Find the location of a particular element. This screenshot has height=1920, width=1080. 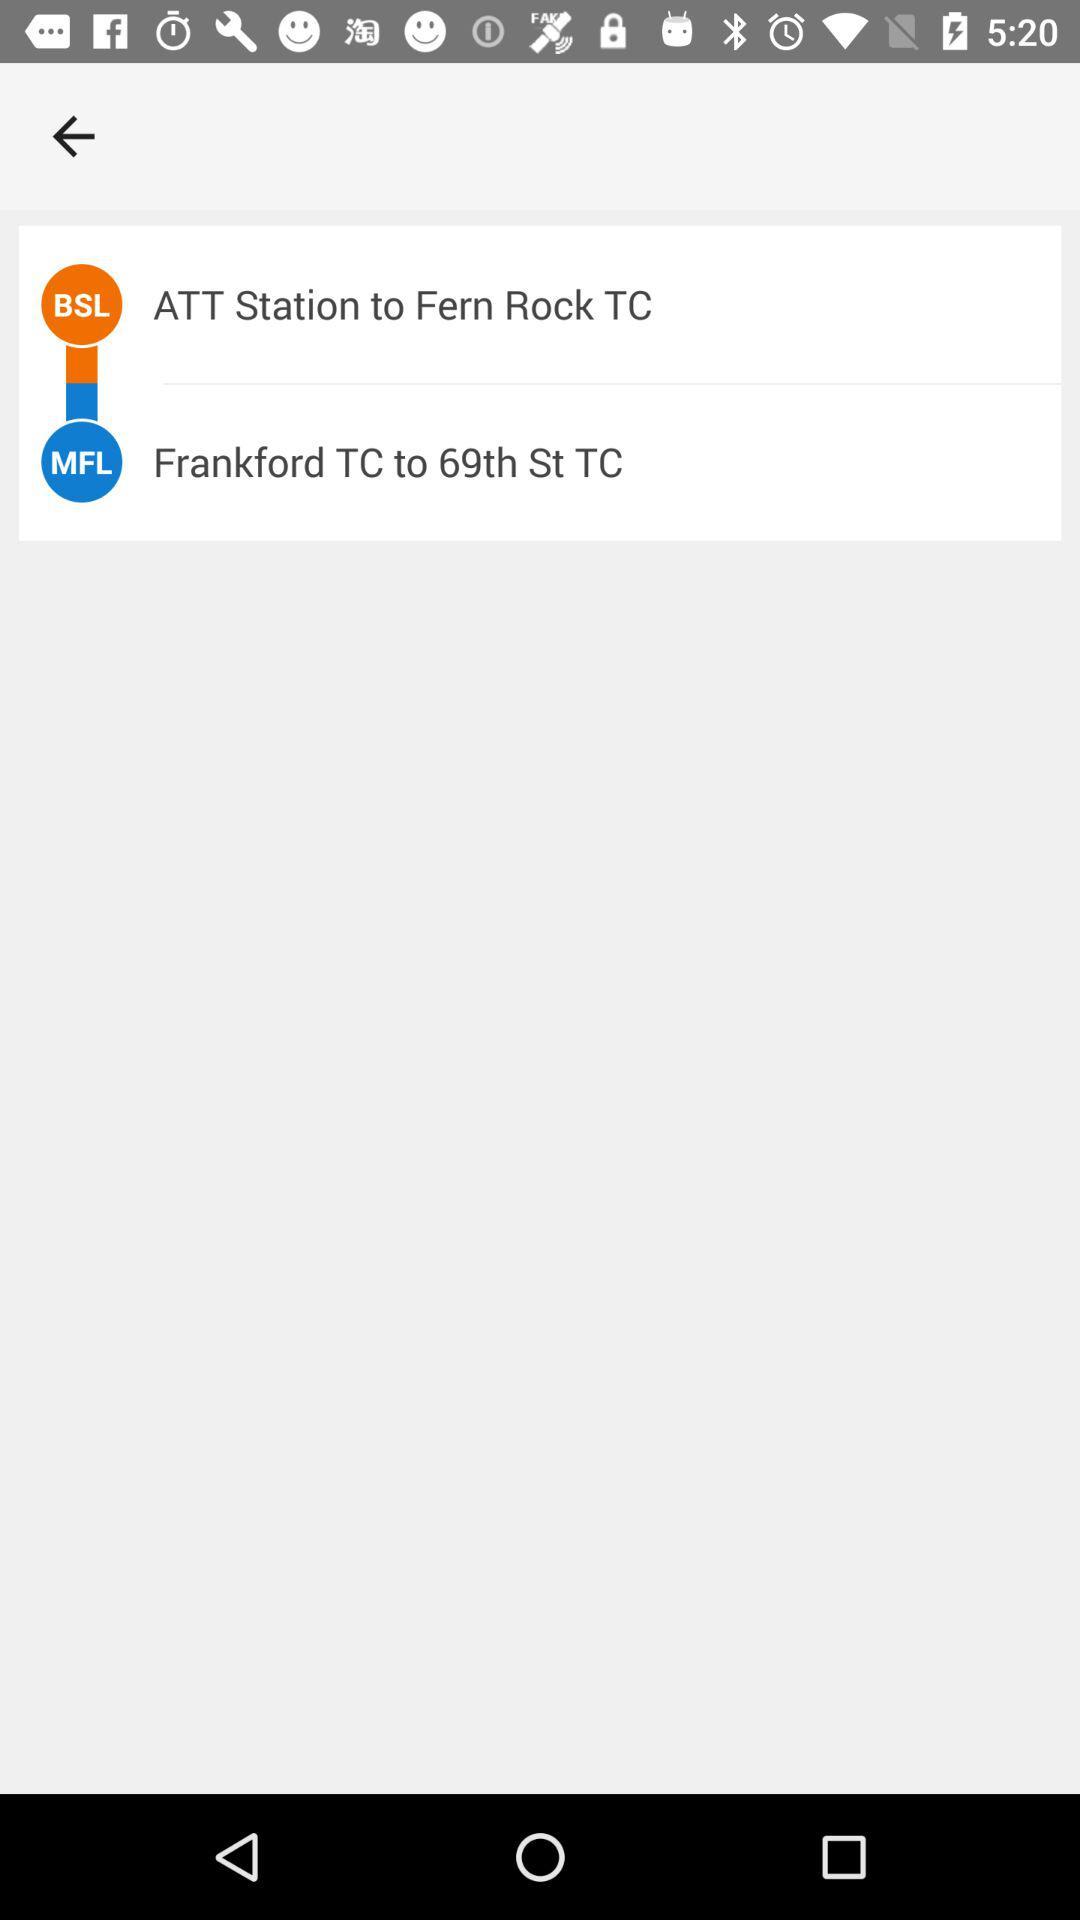

the frankford tc to is located at coordinates (606, 460).